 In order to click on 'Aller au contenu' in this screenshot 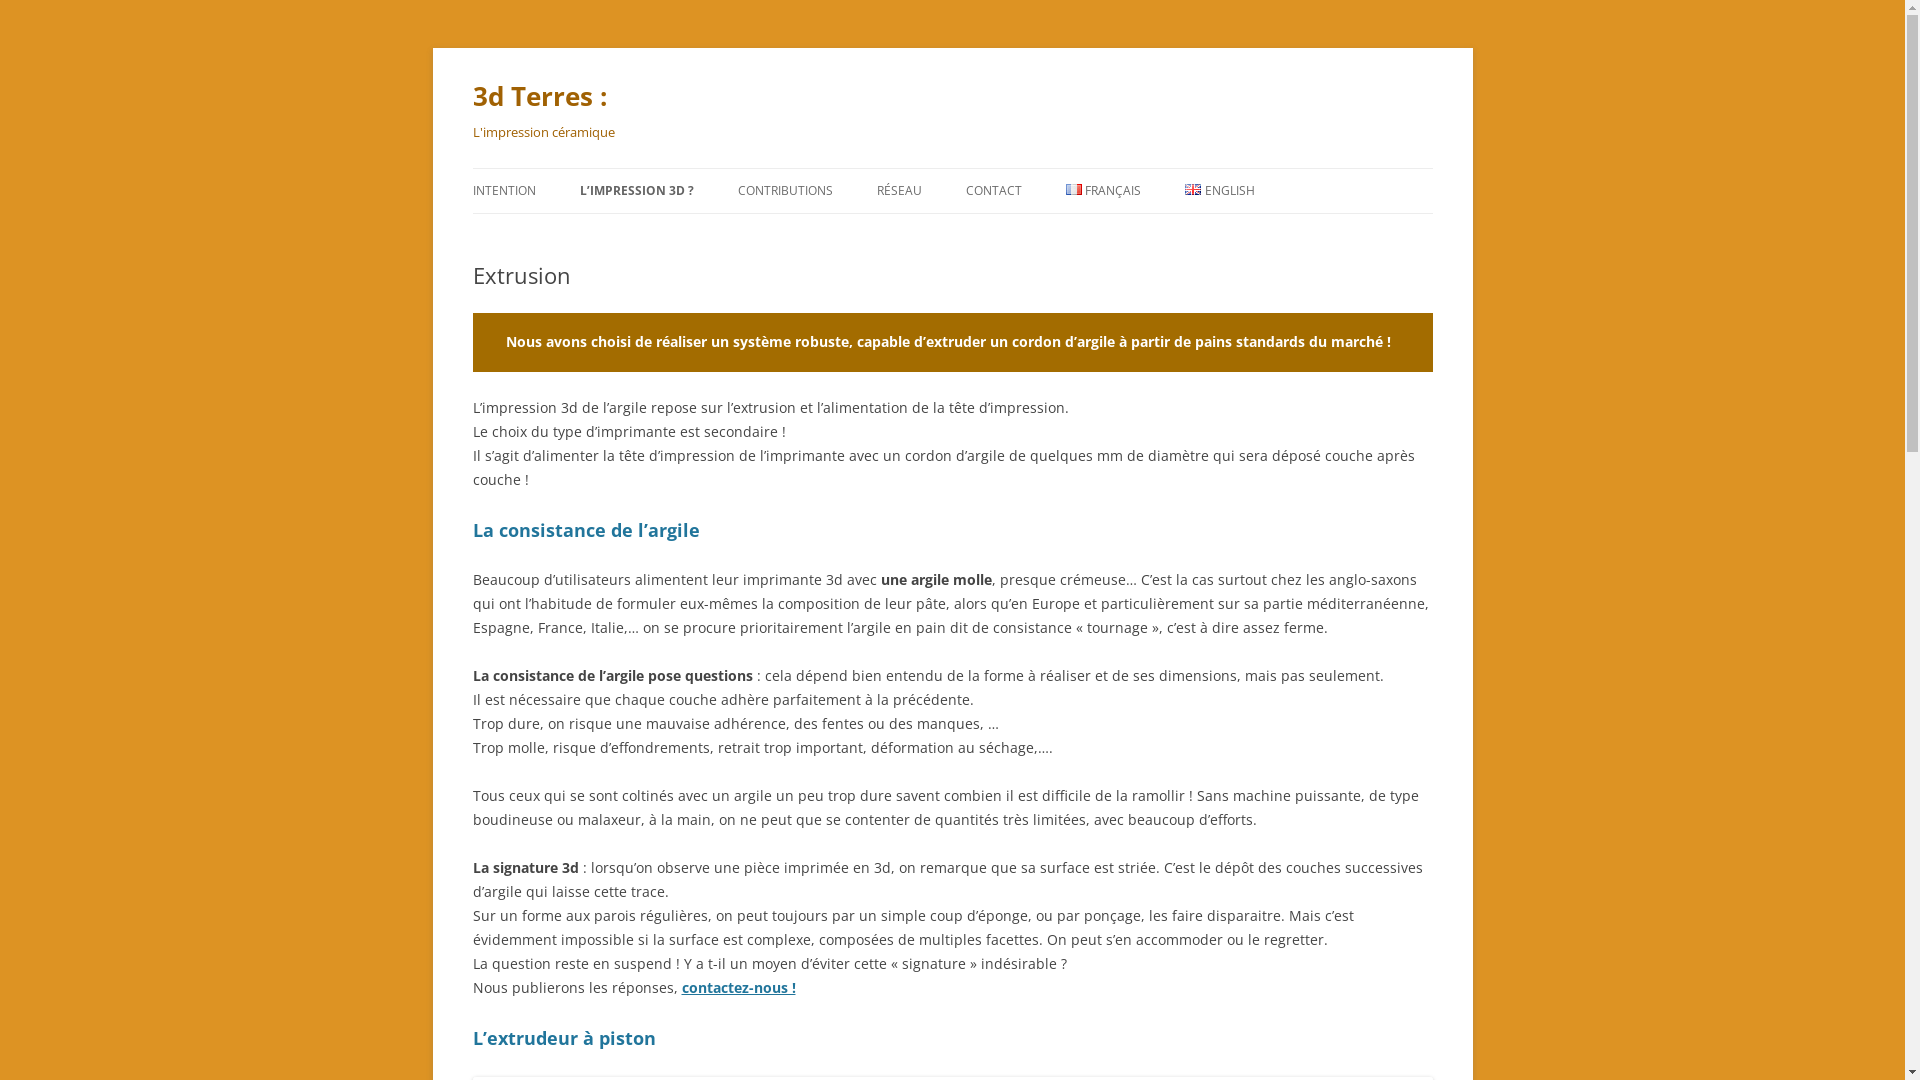, I will do `click(950, 167)`.